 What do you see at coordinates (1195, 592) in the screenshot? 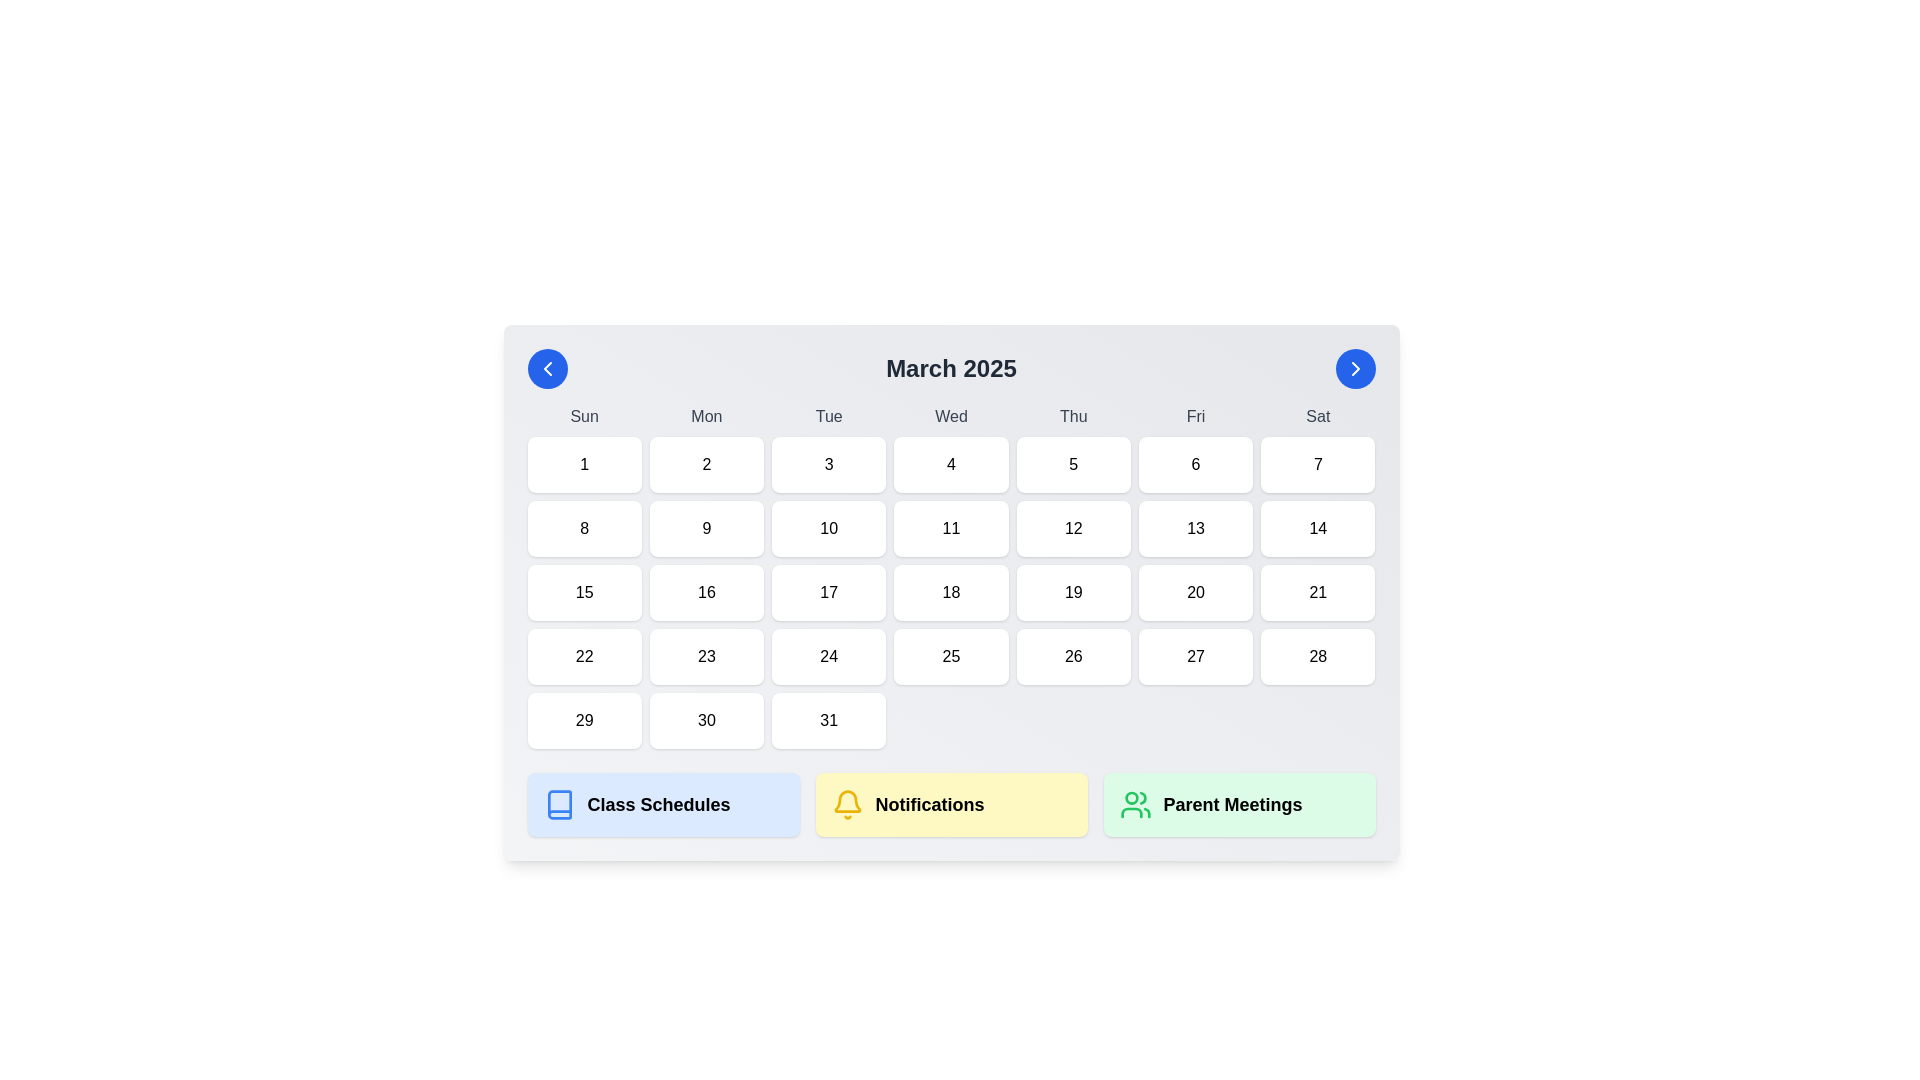
I see `the interactive calendar day cell displaying the number '20'` at bounding box center [1195, 592].